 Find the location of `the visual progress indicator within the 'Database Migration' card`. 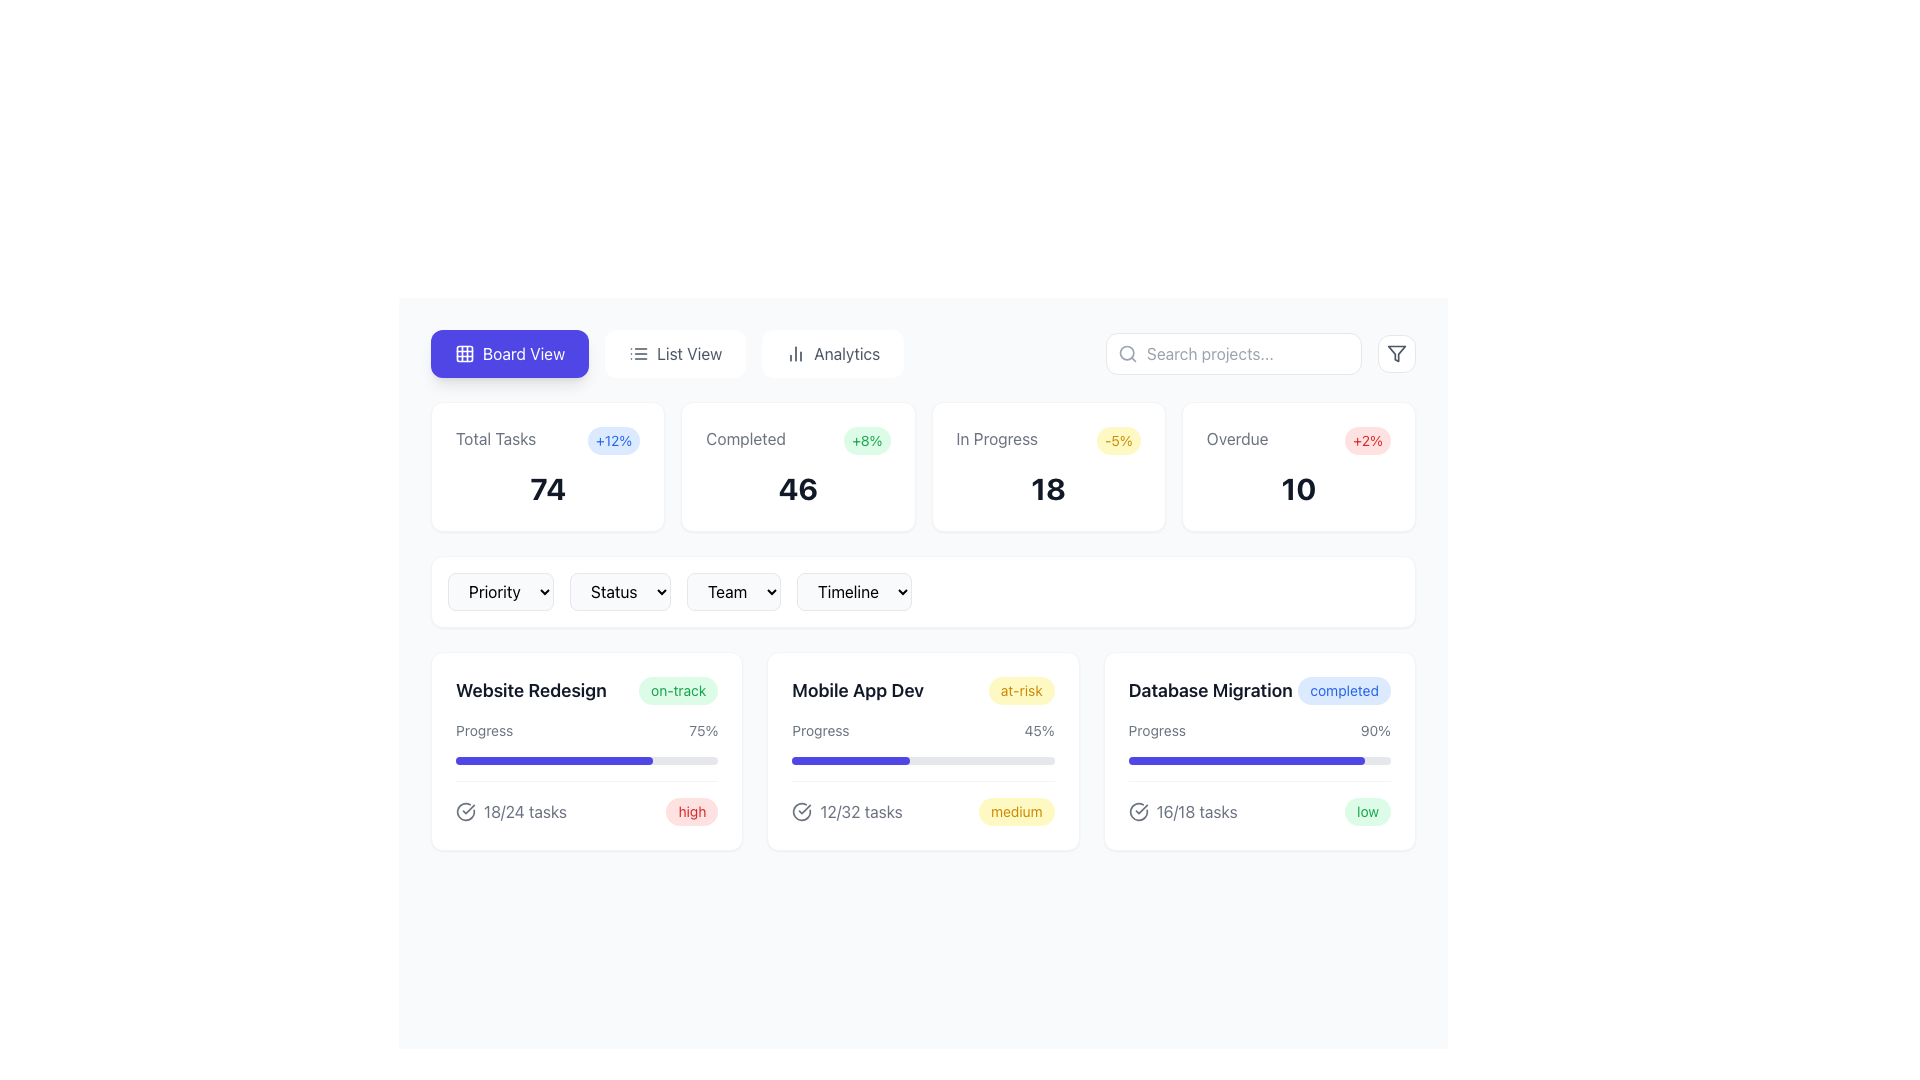

the visual progress indicator within the 'Database Migration' card is located at coordinates (1258, 772).